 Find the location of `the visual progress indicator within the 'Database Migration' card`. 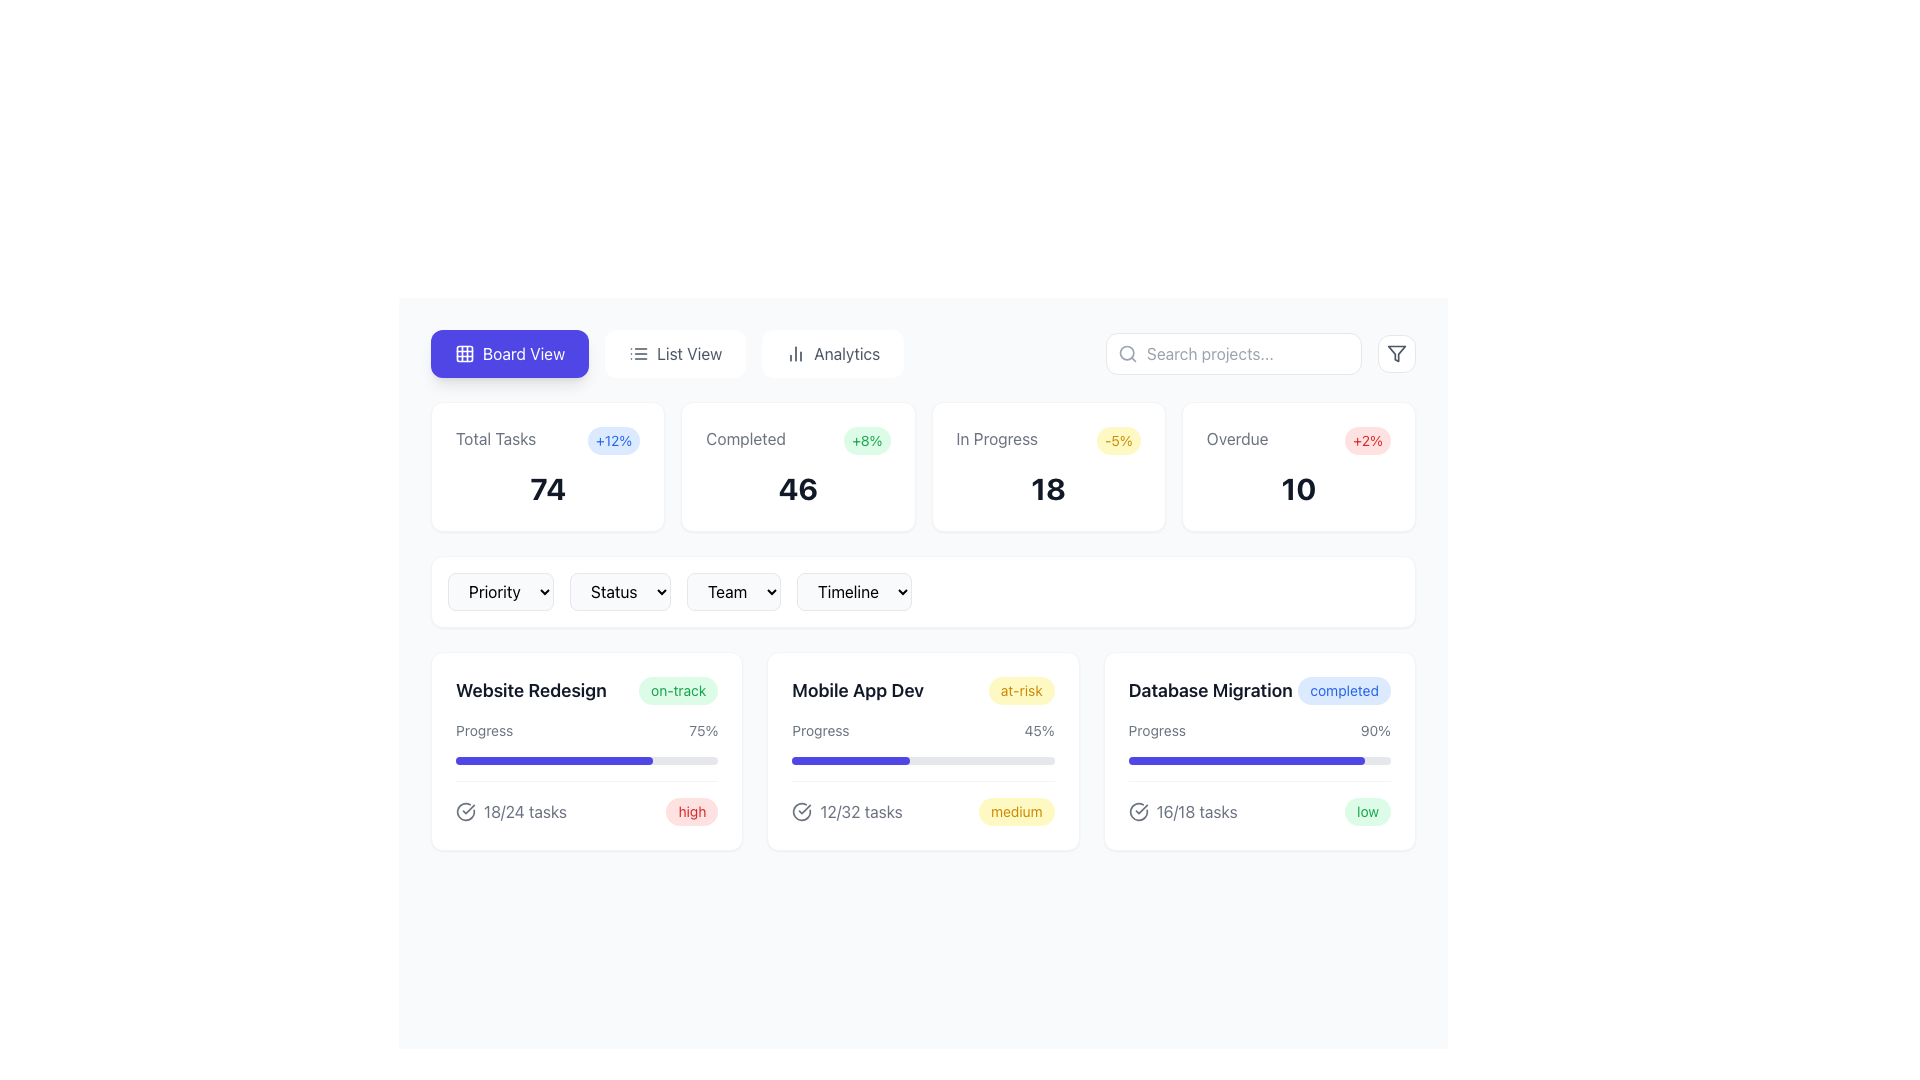

the visual progress indicator within the 'Database Migration' card is located at coordinates (1258, 772).